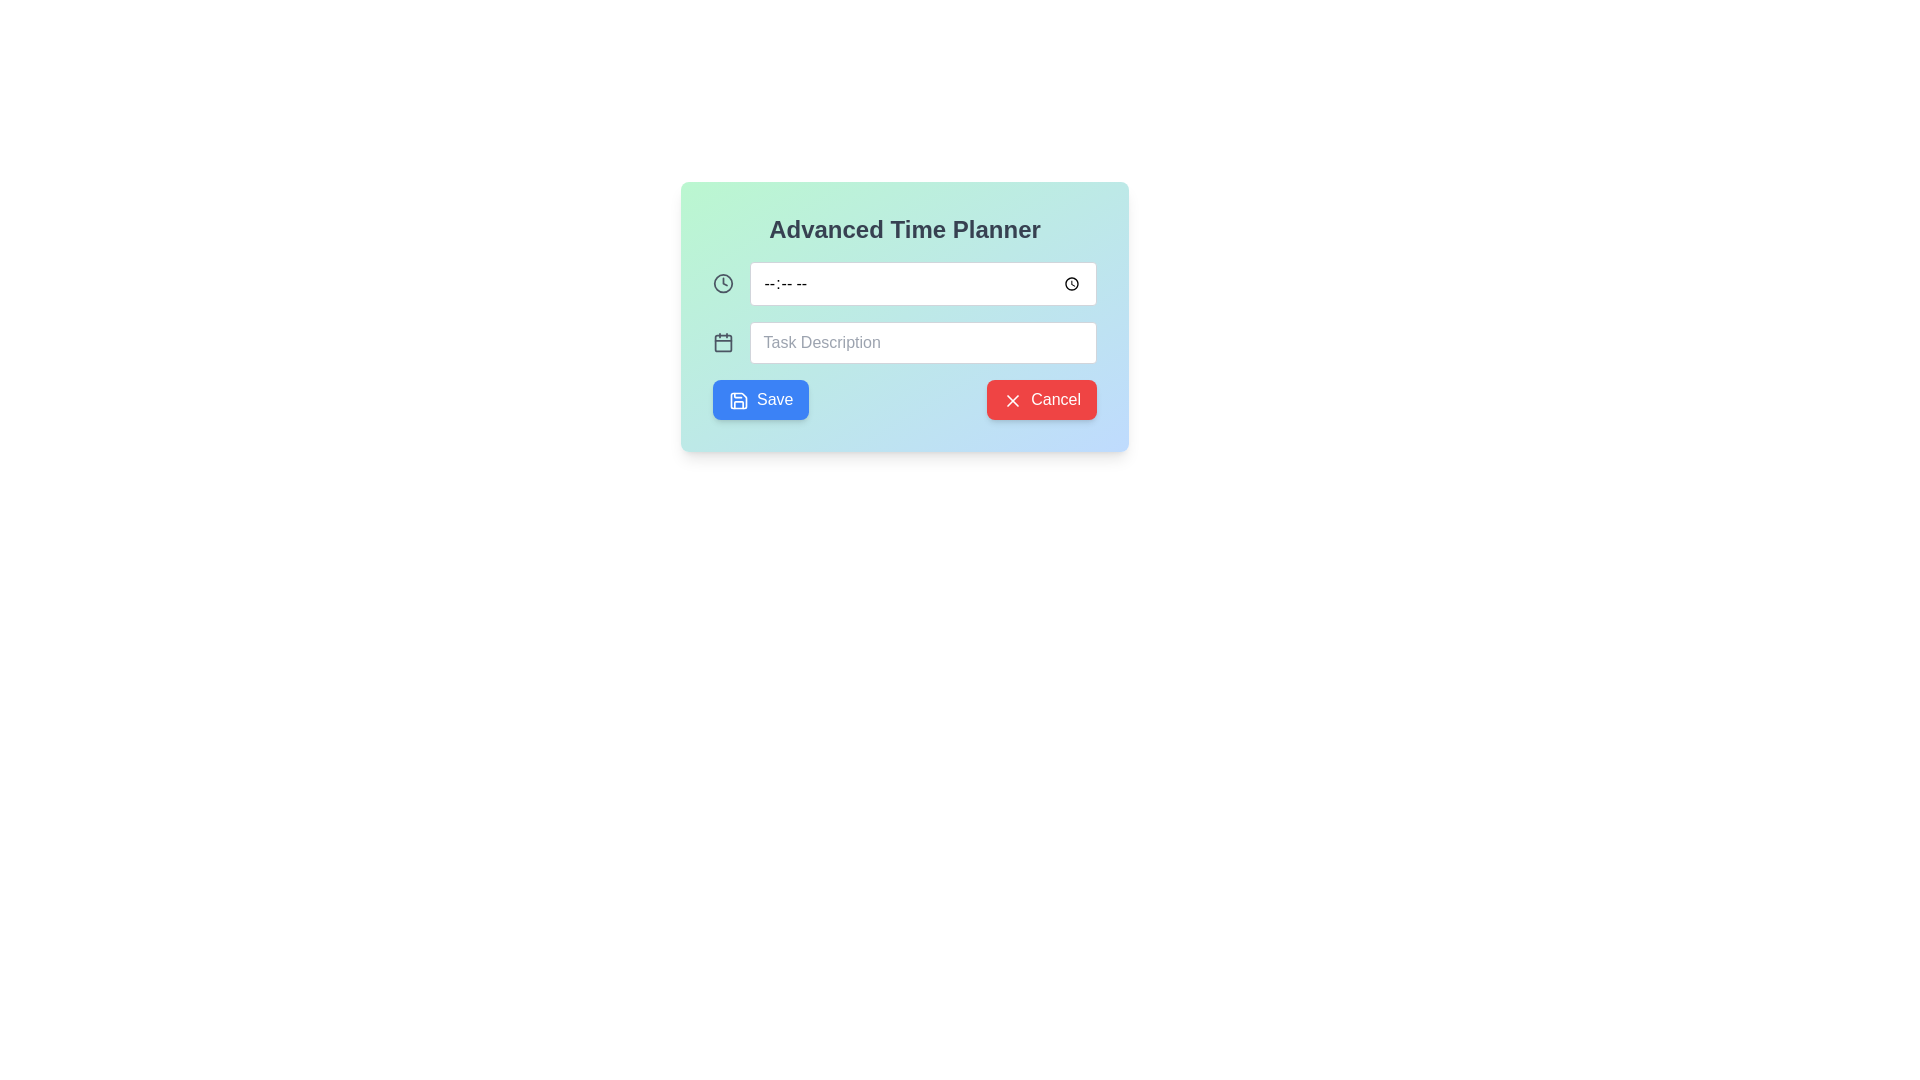 The height and width of the screenshot is (1080, 1920). I want to click on the calendar icon with a gray outline, so click(722, 342).